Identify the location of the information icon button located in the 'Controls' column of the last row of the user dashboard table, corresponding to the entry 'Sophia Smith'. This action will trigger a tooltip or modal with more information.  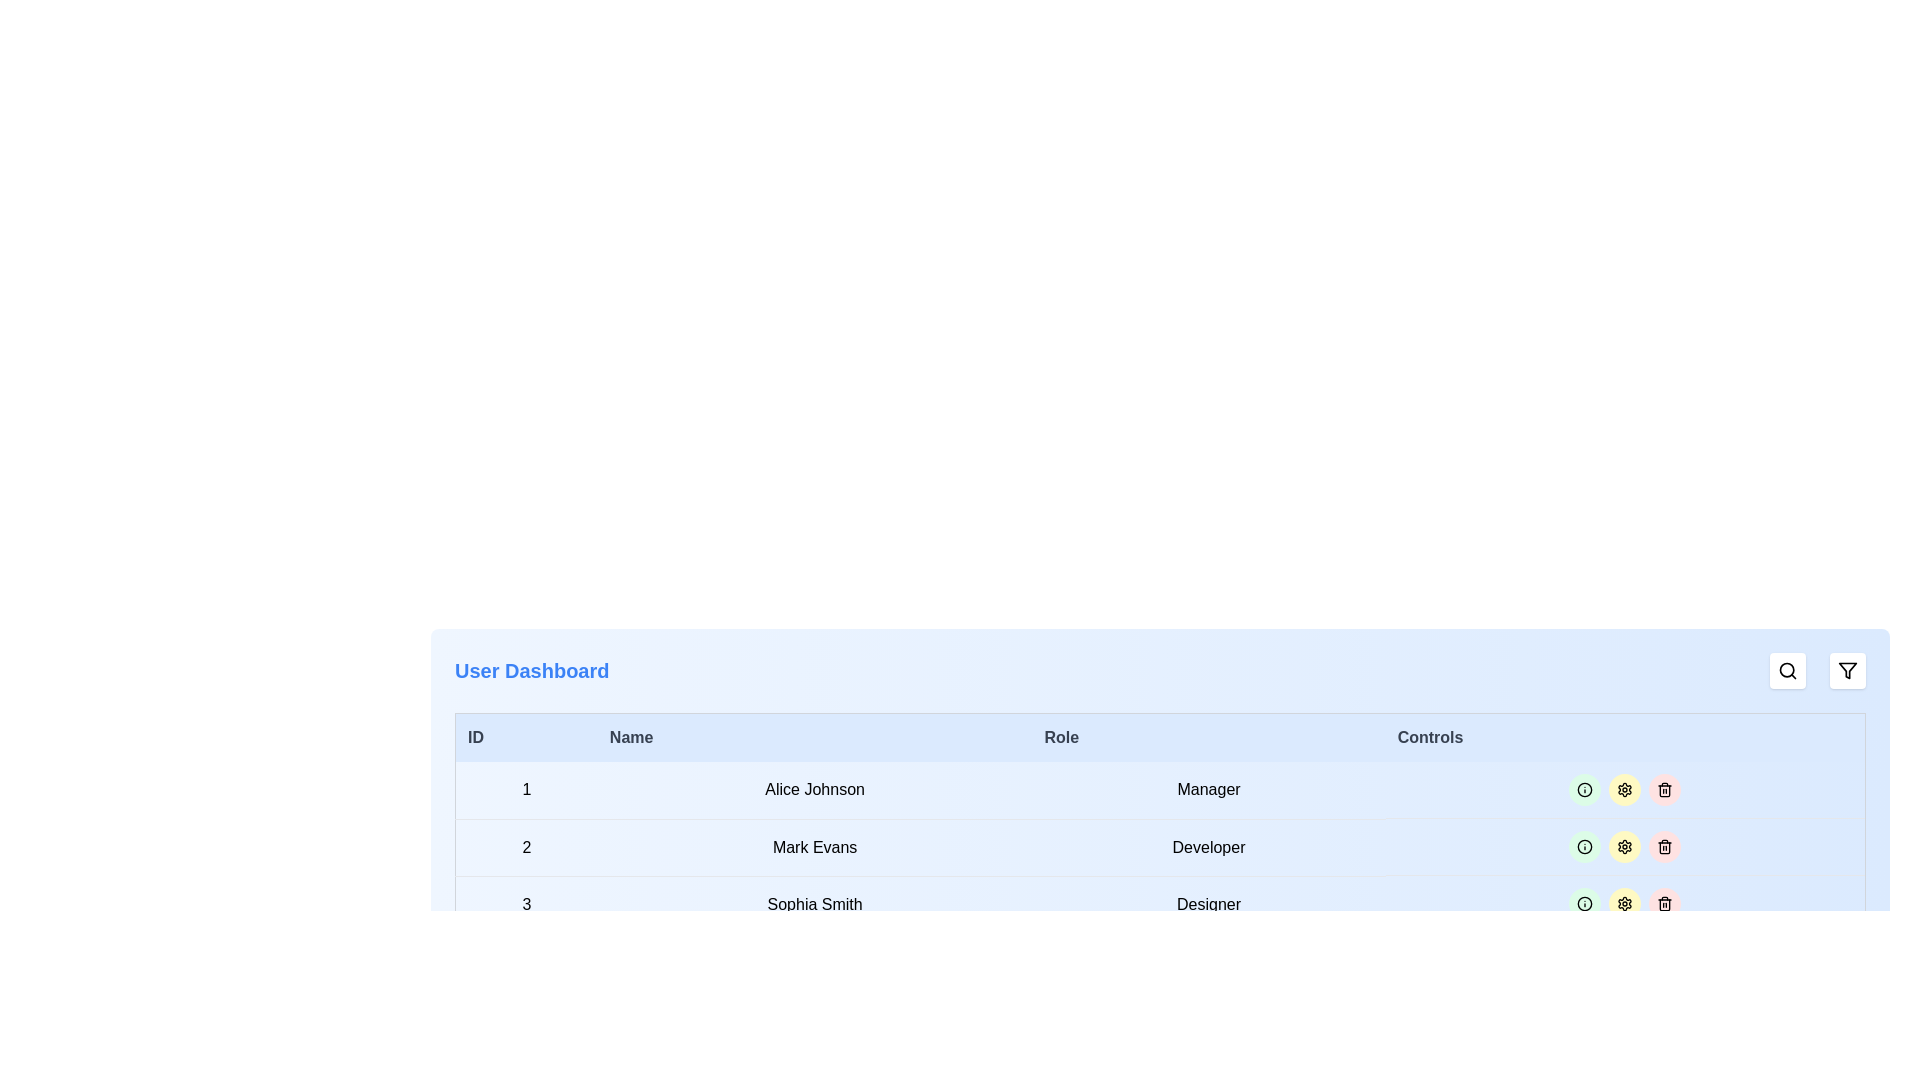
(1584, 903).